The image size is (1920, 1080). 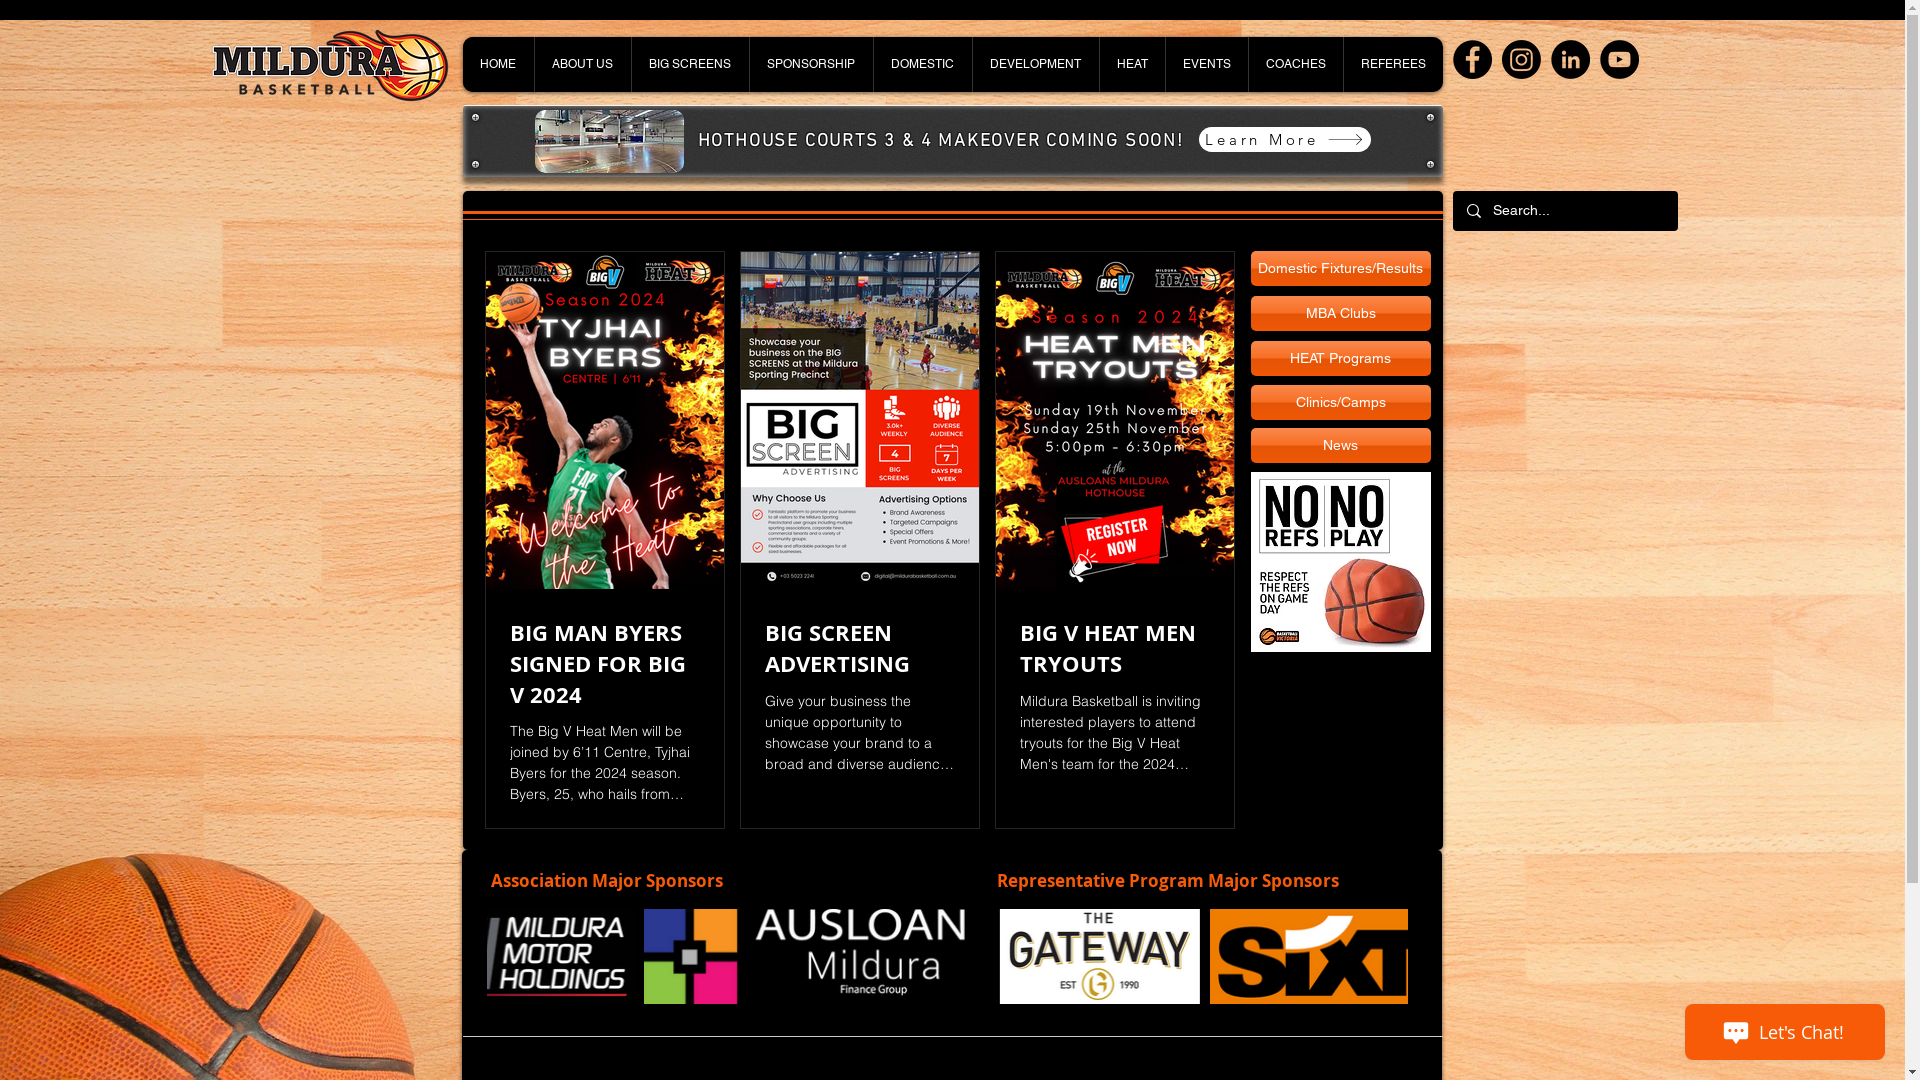 What do you see at coordinates (689, 63) in the screenshot?
I see `'BIG SCREENS'` at bounding box center [689, 63].